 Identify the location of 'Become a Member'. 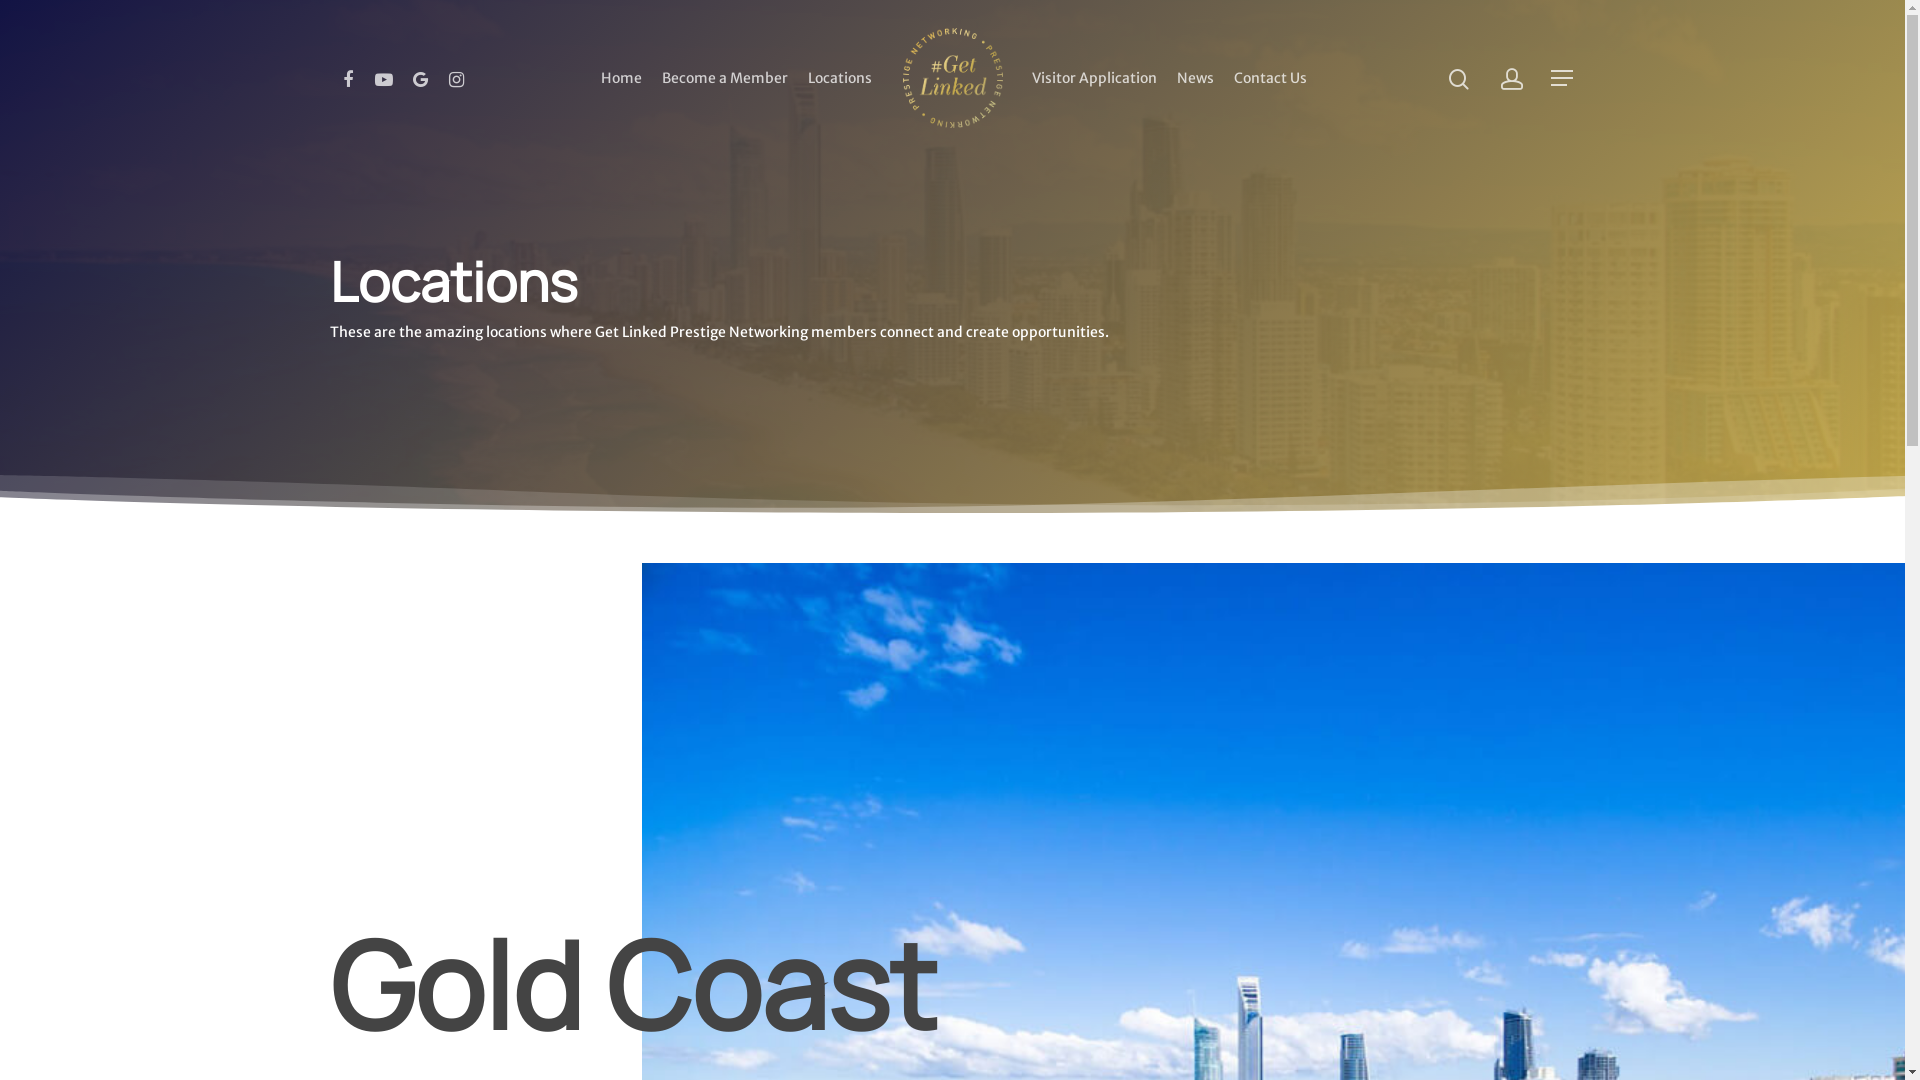
(723, 76).